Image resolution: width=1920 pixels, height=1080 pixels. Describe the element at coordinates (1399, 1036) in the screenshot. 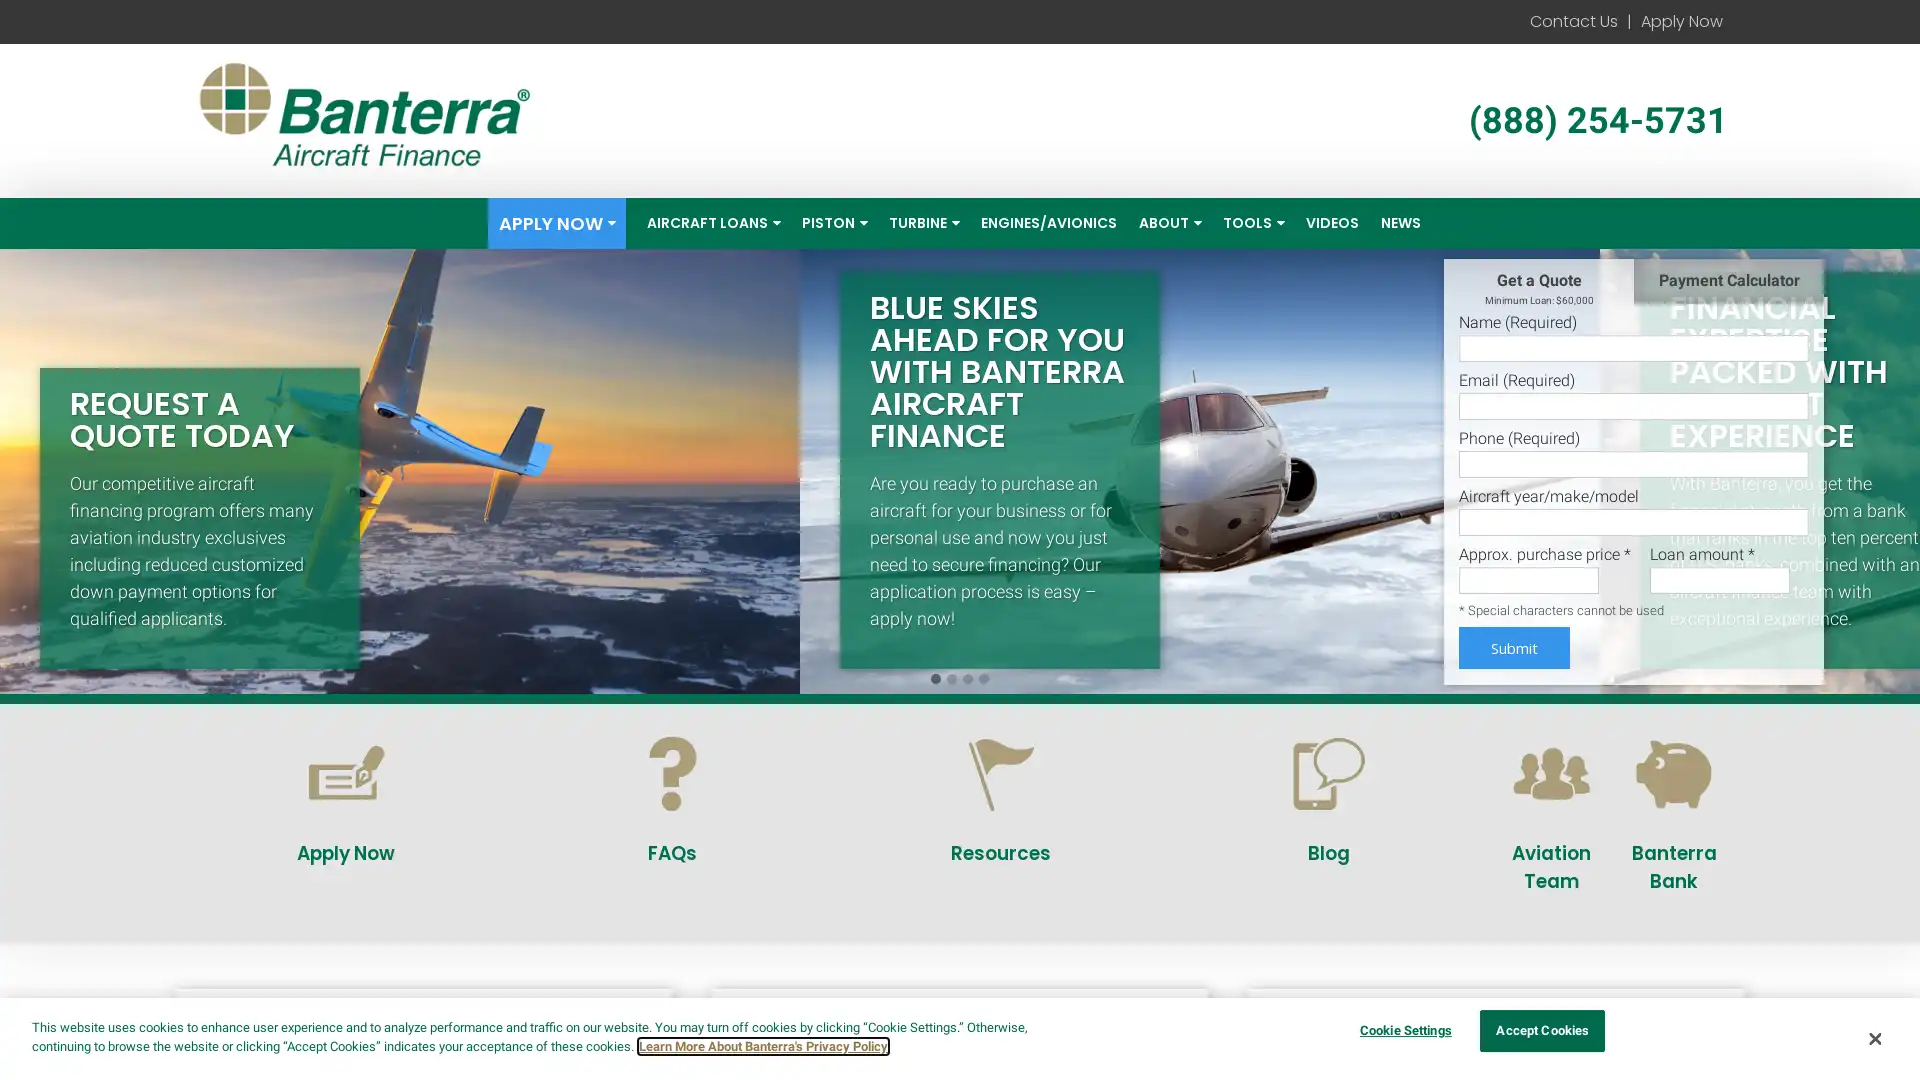

I see `Cookie Settings` at that location.